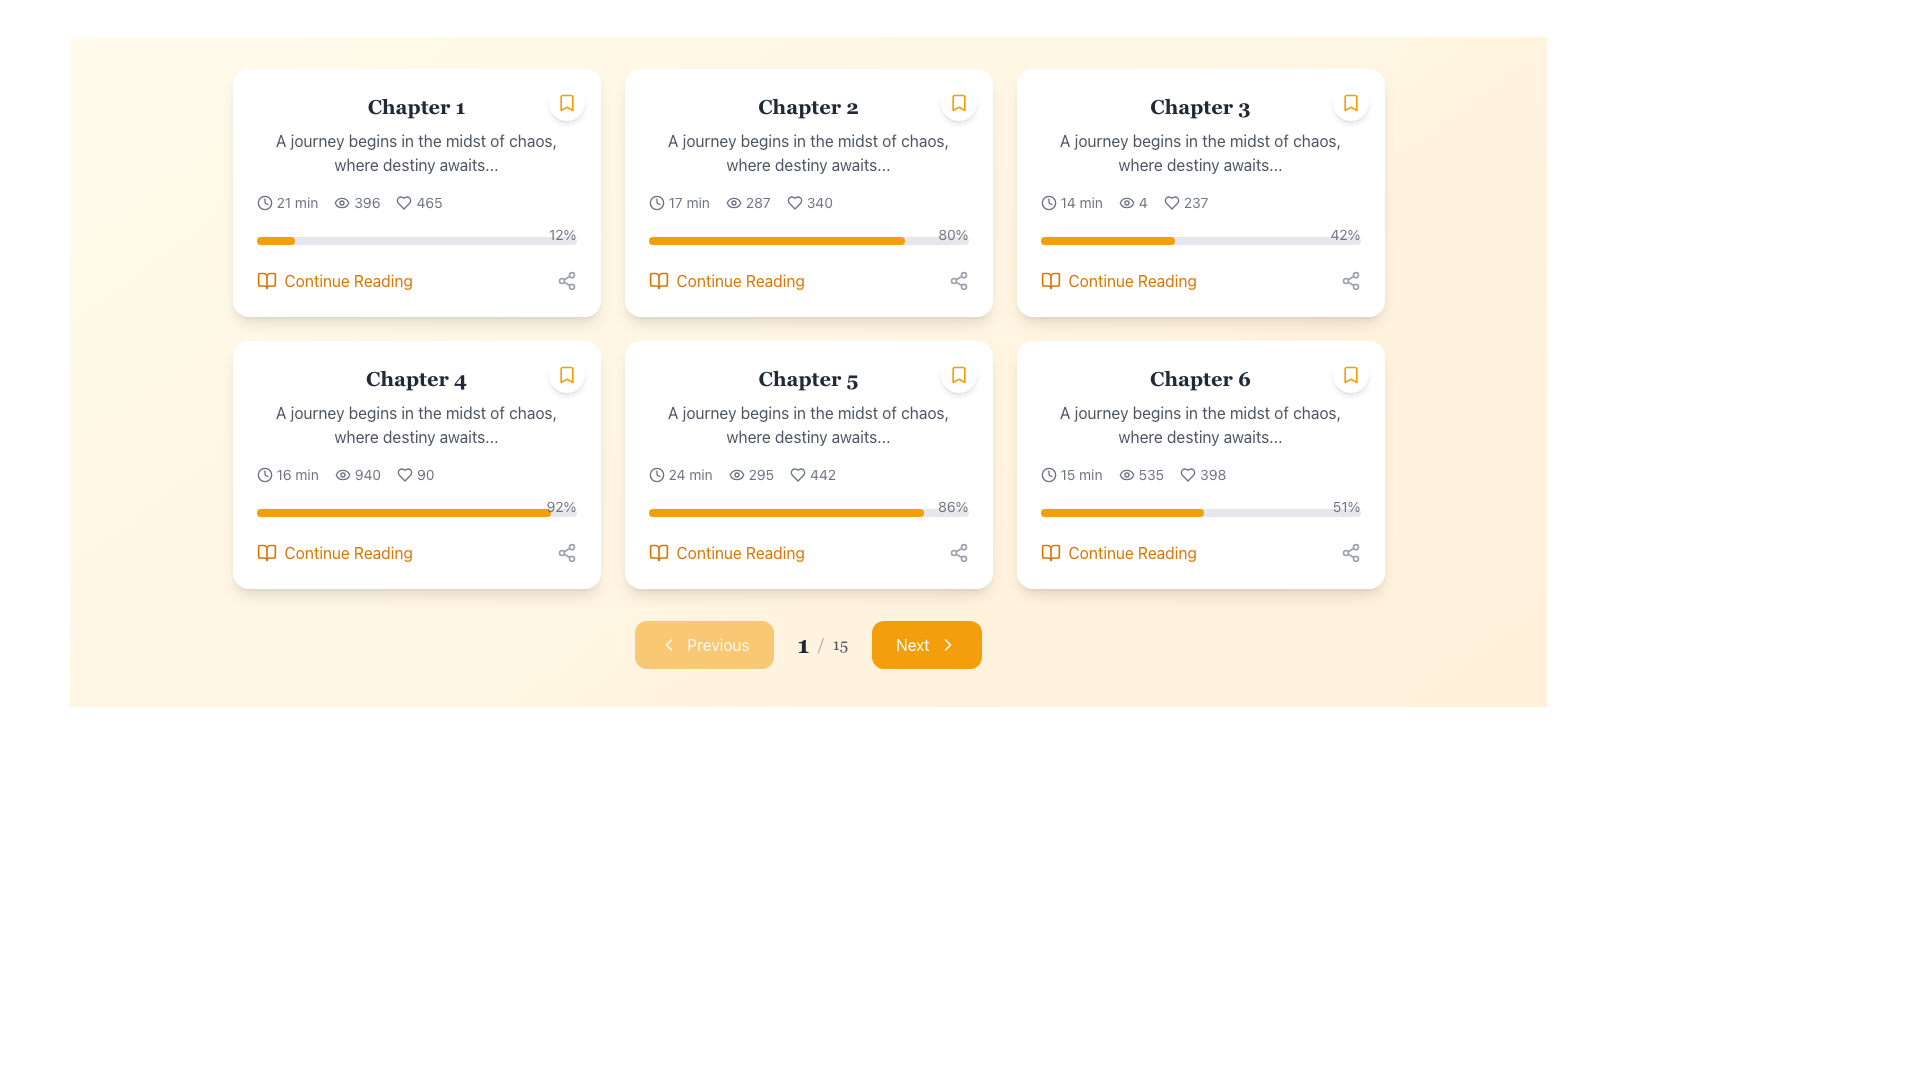  I want to click on text from the Text block summarizing Chapter 4, located as the second item in the grid of six cards, positioned below the 'Chapter 1' card and to the left of the 'Chapter 5' card, so click(415, 406).